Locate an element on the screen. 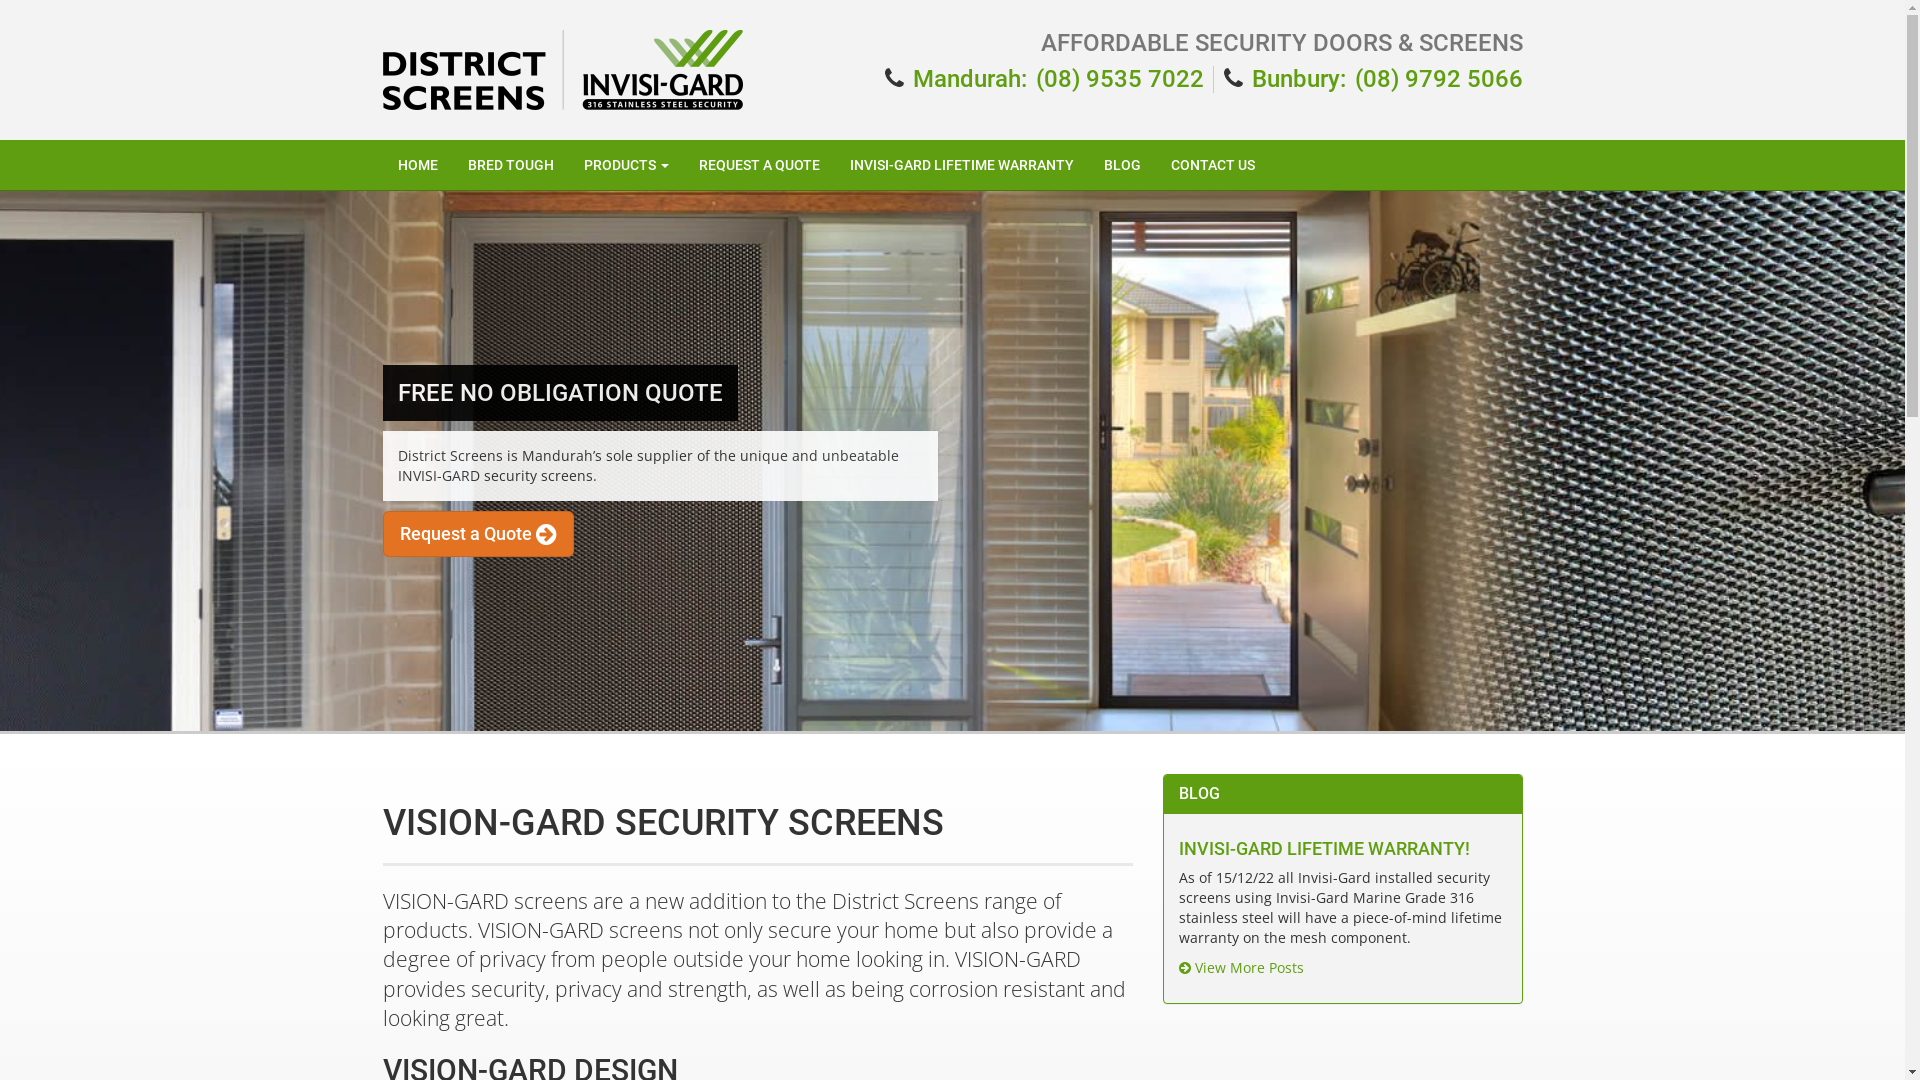 The width and height of the screenshot is (1920, 1080). 'Request a Quote' is located at coordinates (476, 532).